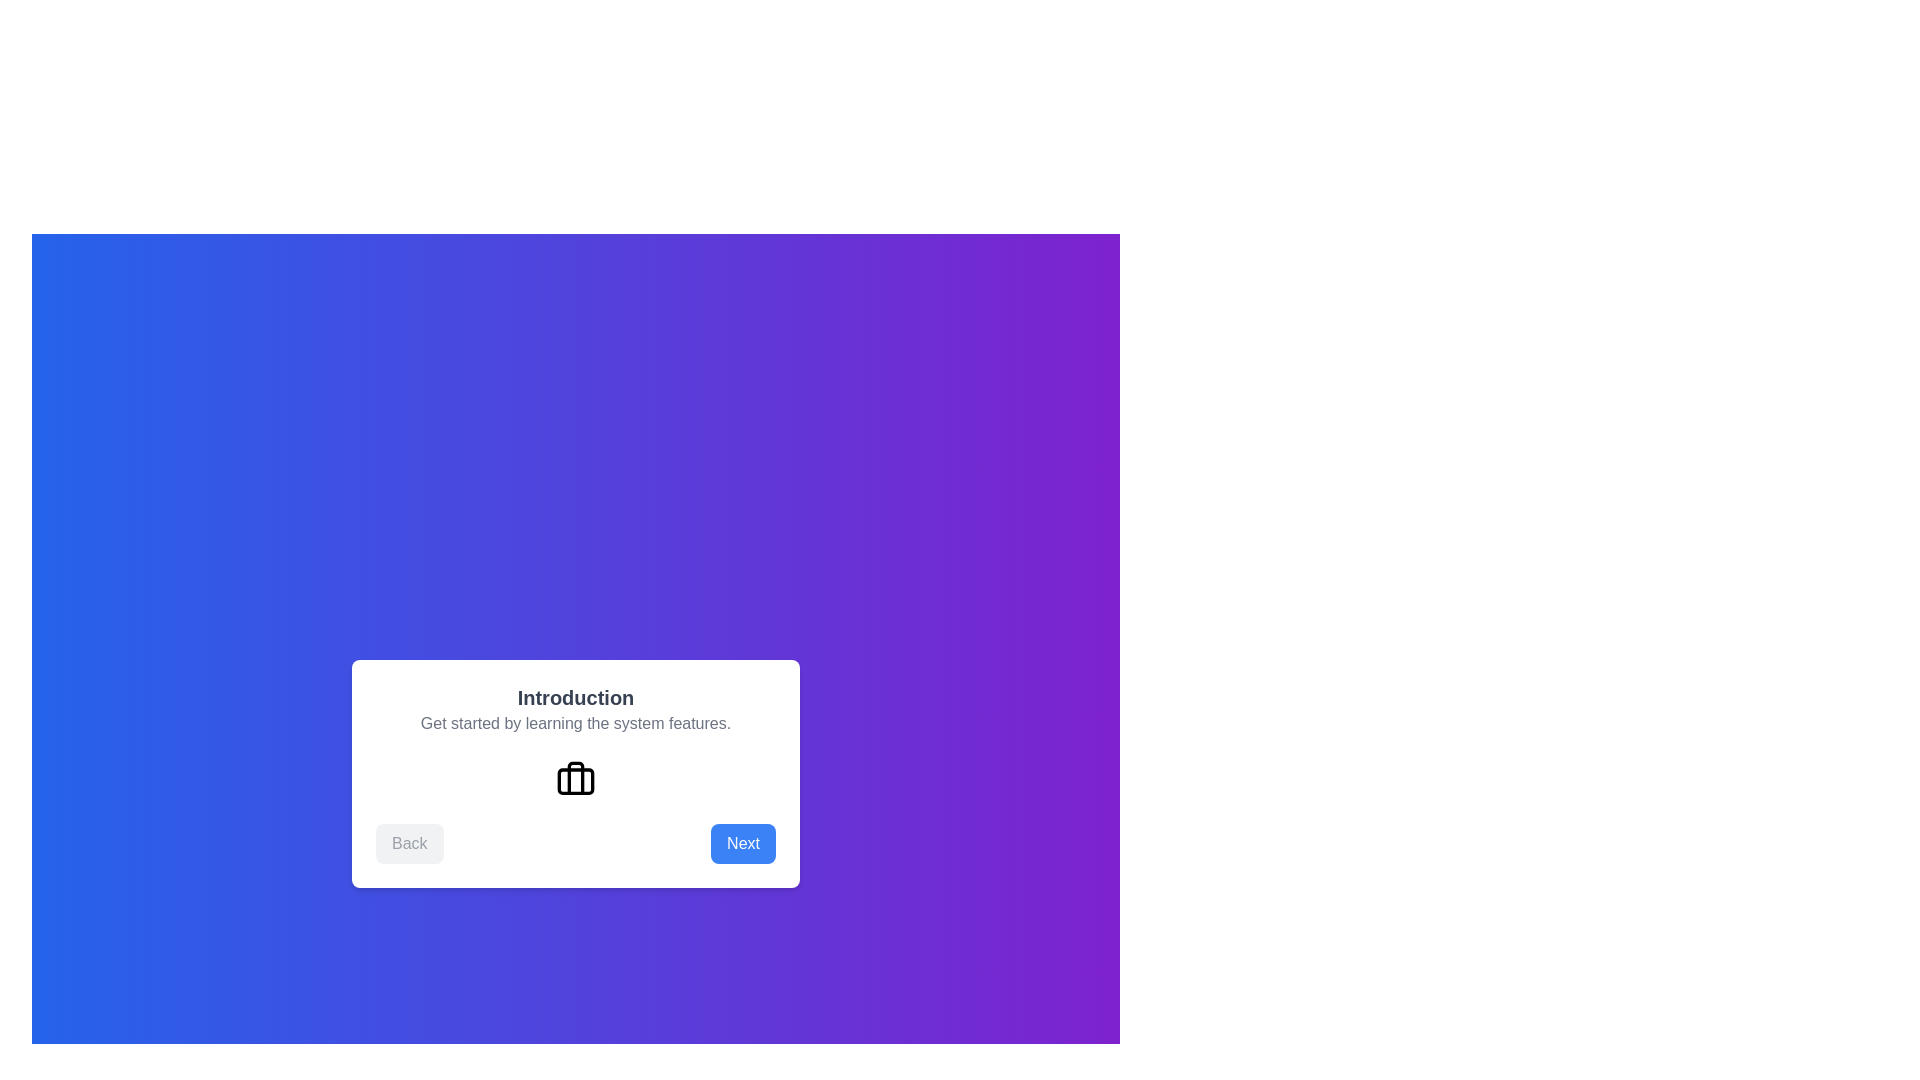 This screenshot has width=1920, height=1080. Describe the element at coordinates (575, 778) in the screenshot. I see `the icon to inspect it` at that location.